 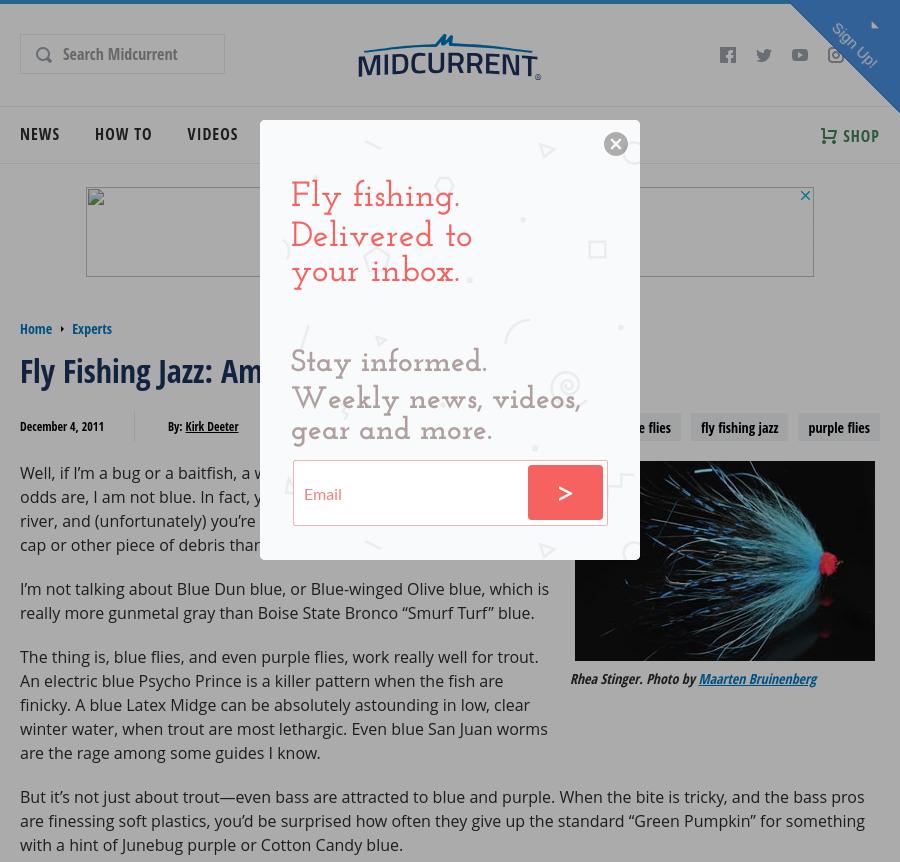 I want to click on 'Flies', so click(x=343, y=133).